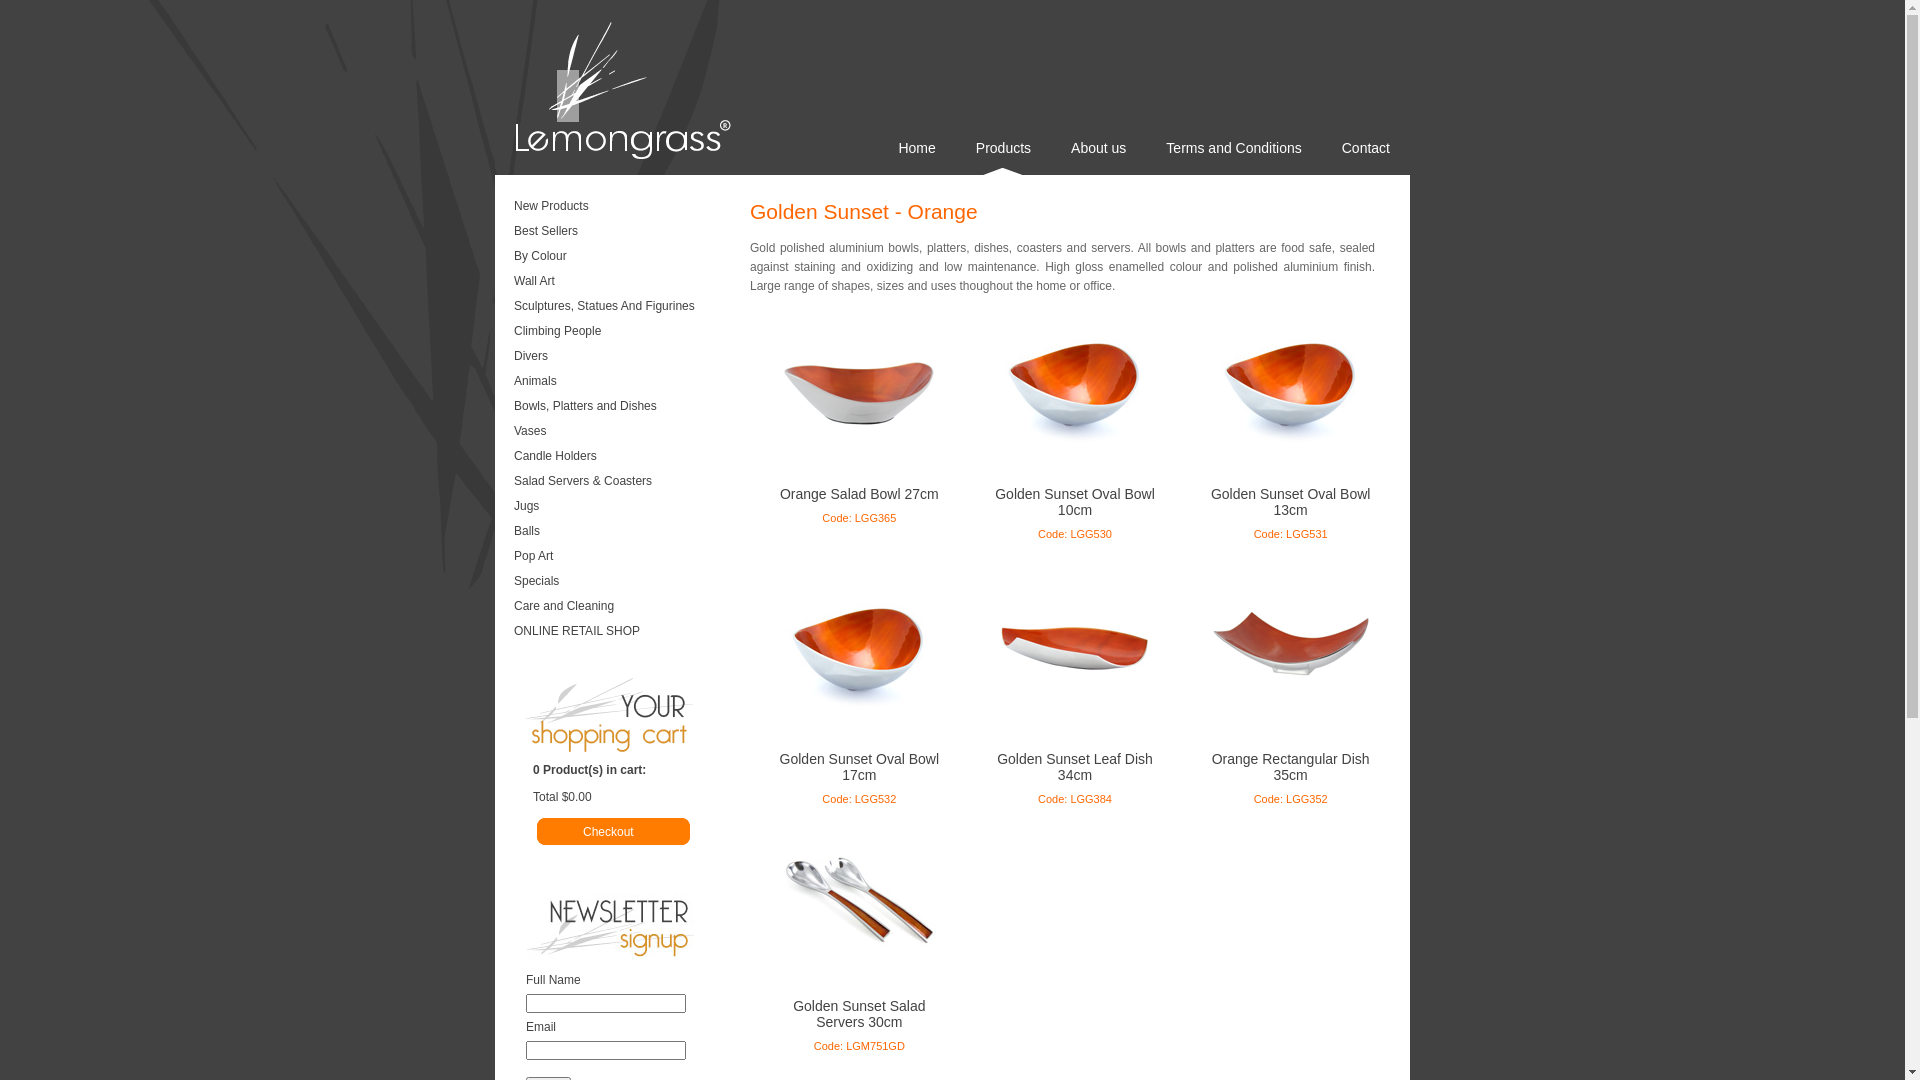 Image resolution: width=1920 pixels, height=1080 pixels. What do you see at coordinates (859, 1014) in the screenshot?
I see `'Golden Sunset Salad Servers 30cm'` at bounding box center [859, 1014].